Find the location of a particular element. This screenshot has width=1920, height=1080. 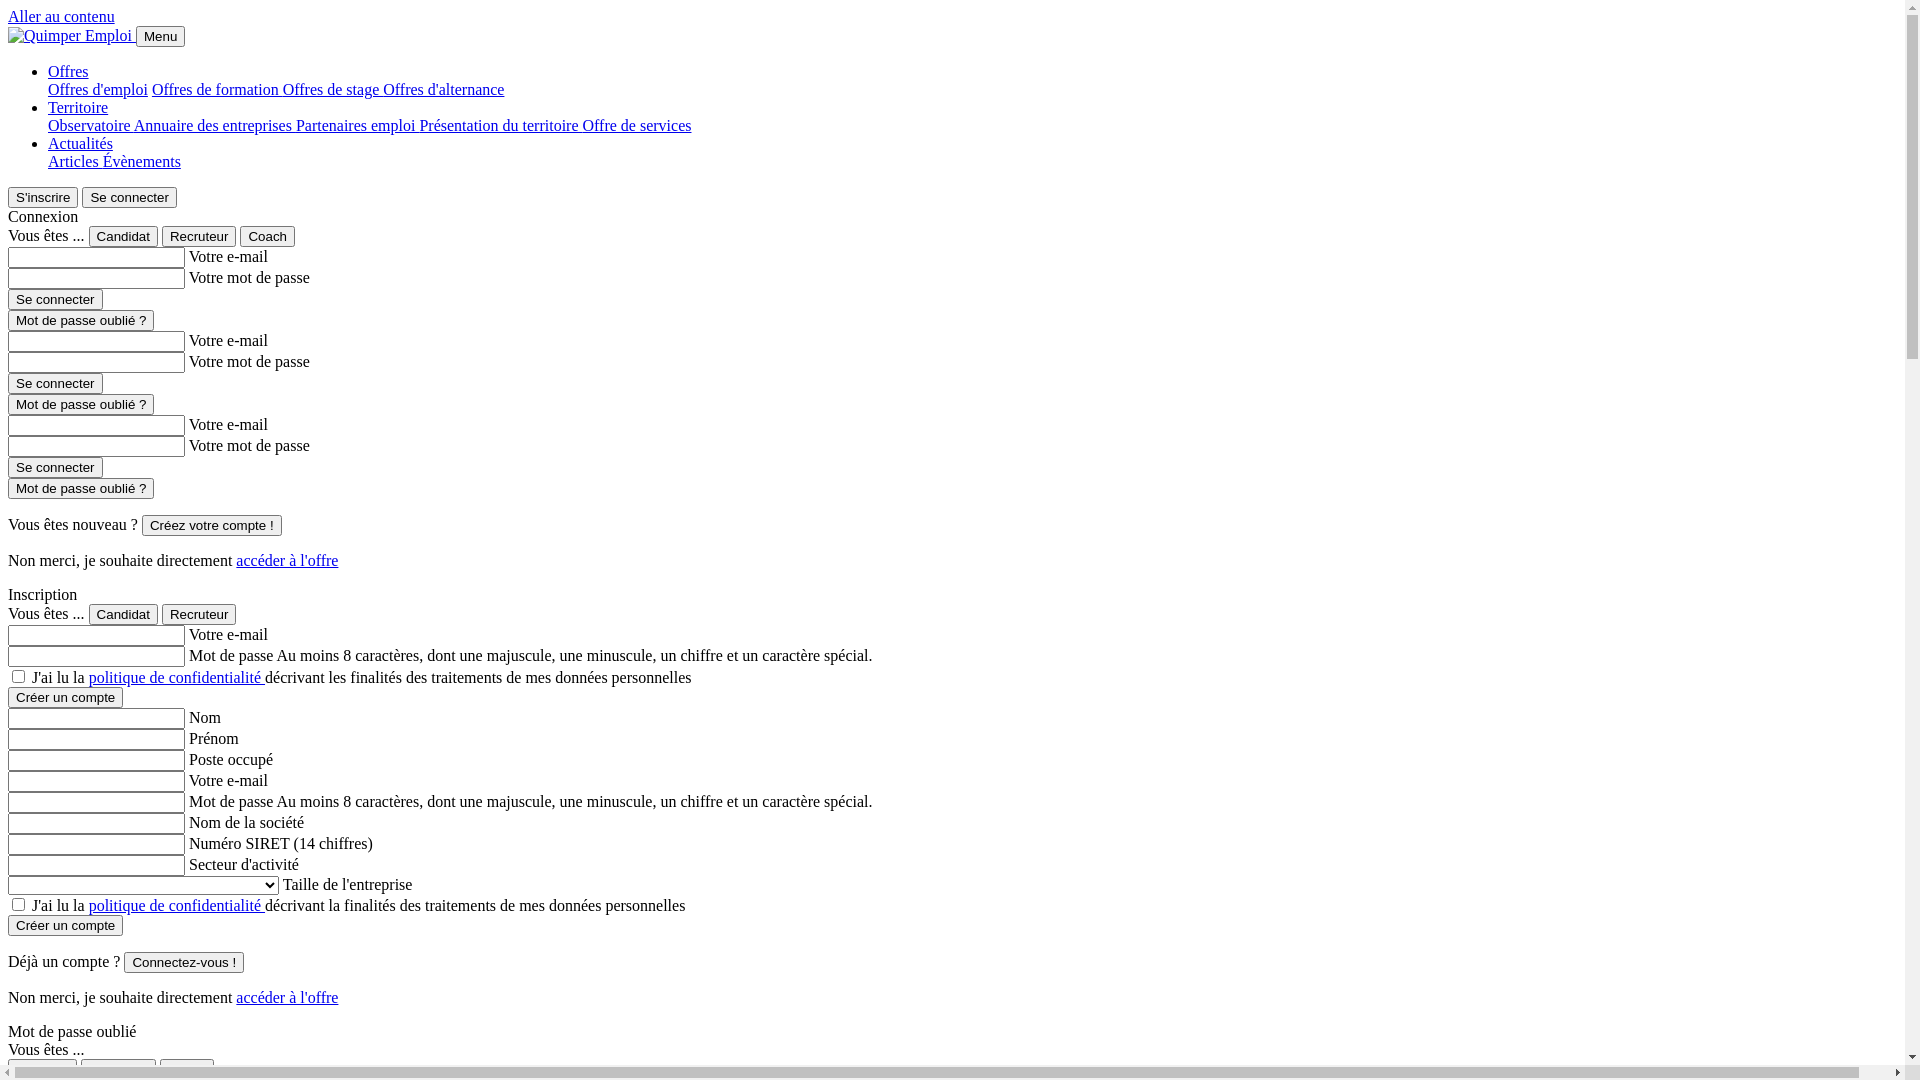

'Territoire' is located at coordinates (77, 107).